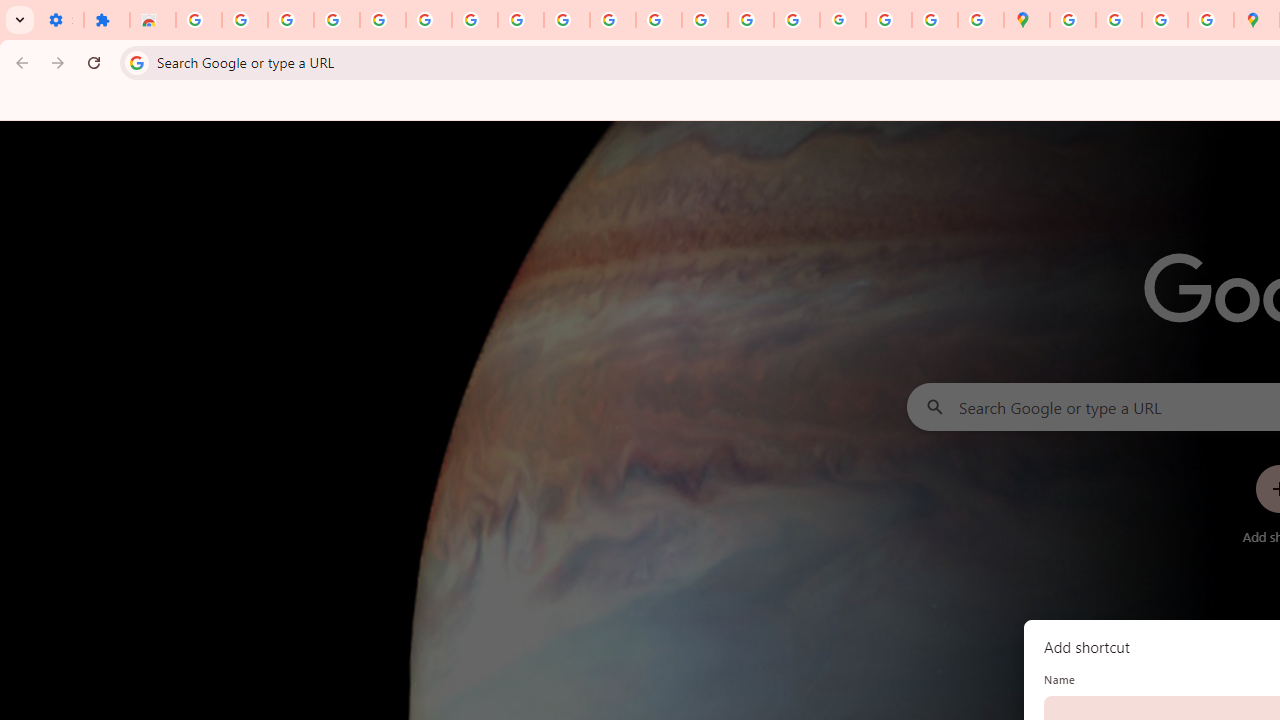  Describe the element at coordinates (60, 20) in the screenshot. I see `'Settings - On startup'` at that location.